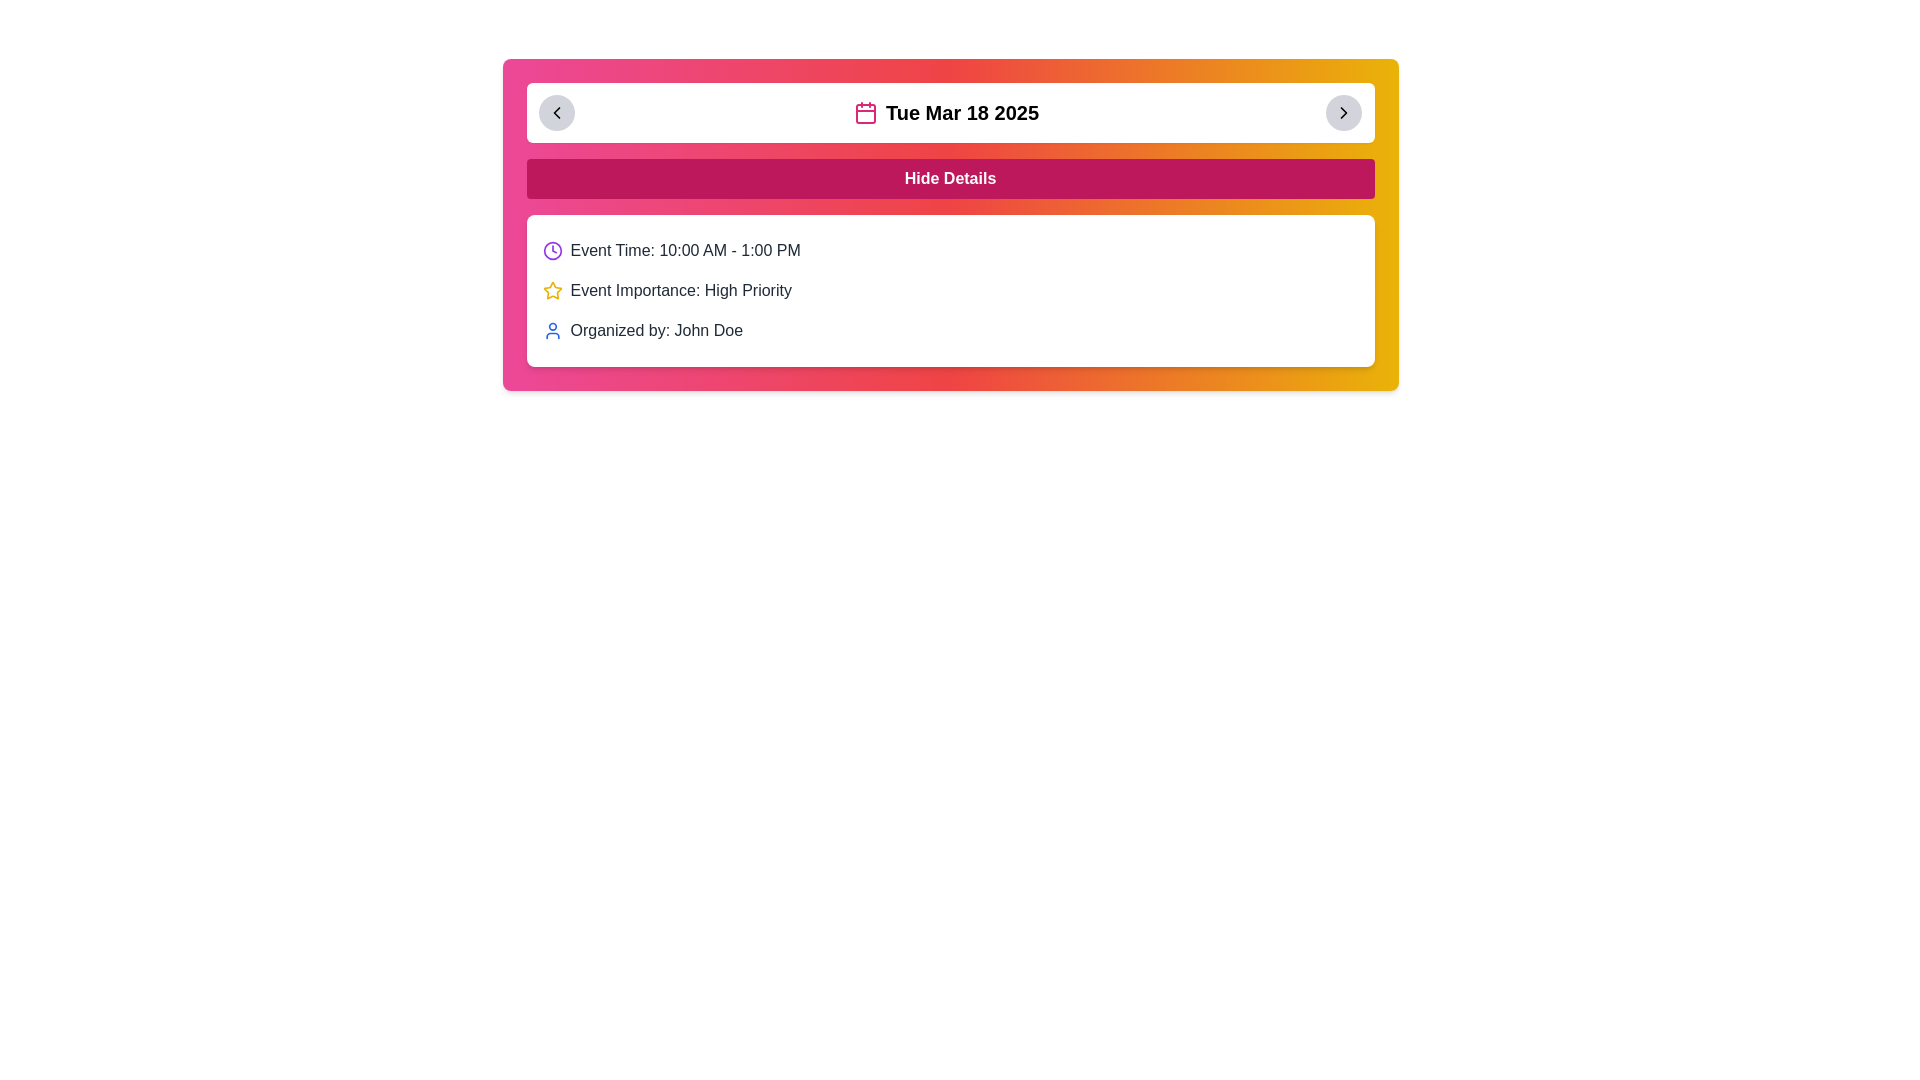 The width and height of the screenshot is (1920, 1080). Describe the element at coordinates (552, 330) in the screenshot. I see `the user's avatar icon with a blue outline, which is the leftmost component in the 'Organized by: John Doe' section` at that location.